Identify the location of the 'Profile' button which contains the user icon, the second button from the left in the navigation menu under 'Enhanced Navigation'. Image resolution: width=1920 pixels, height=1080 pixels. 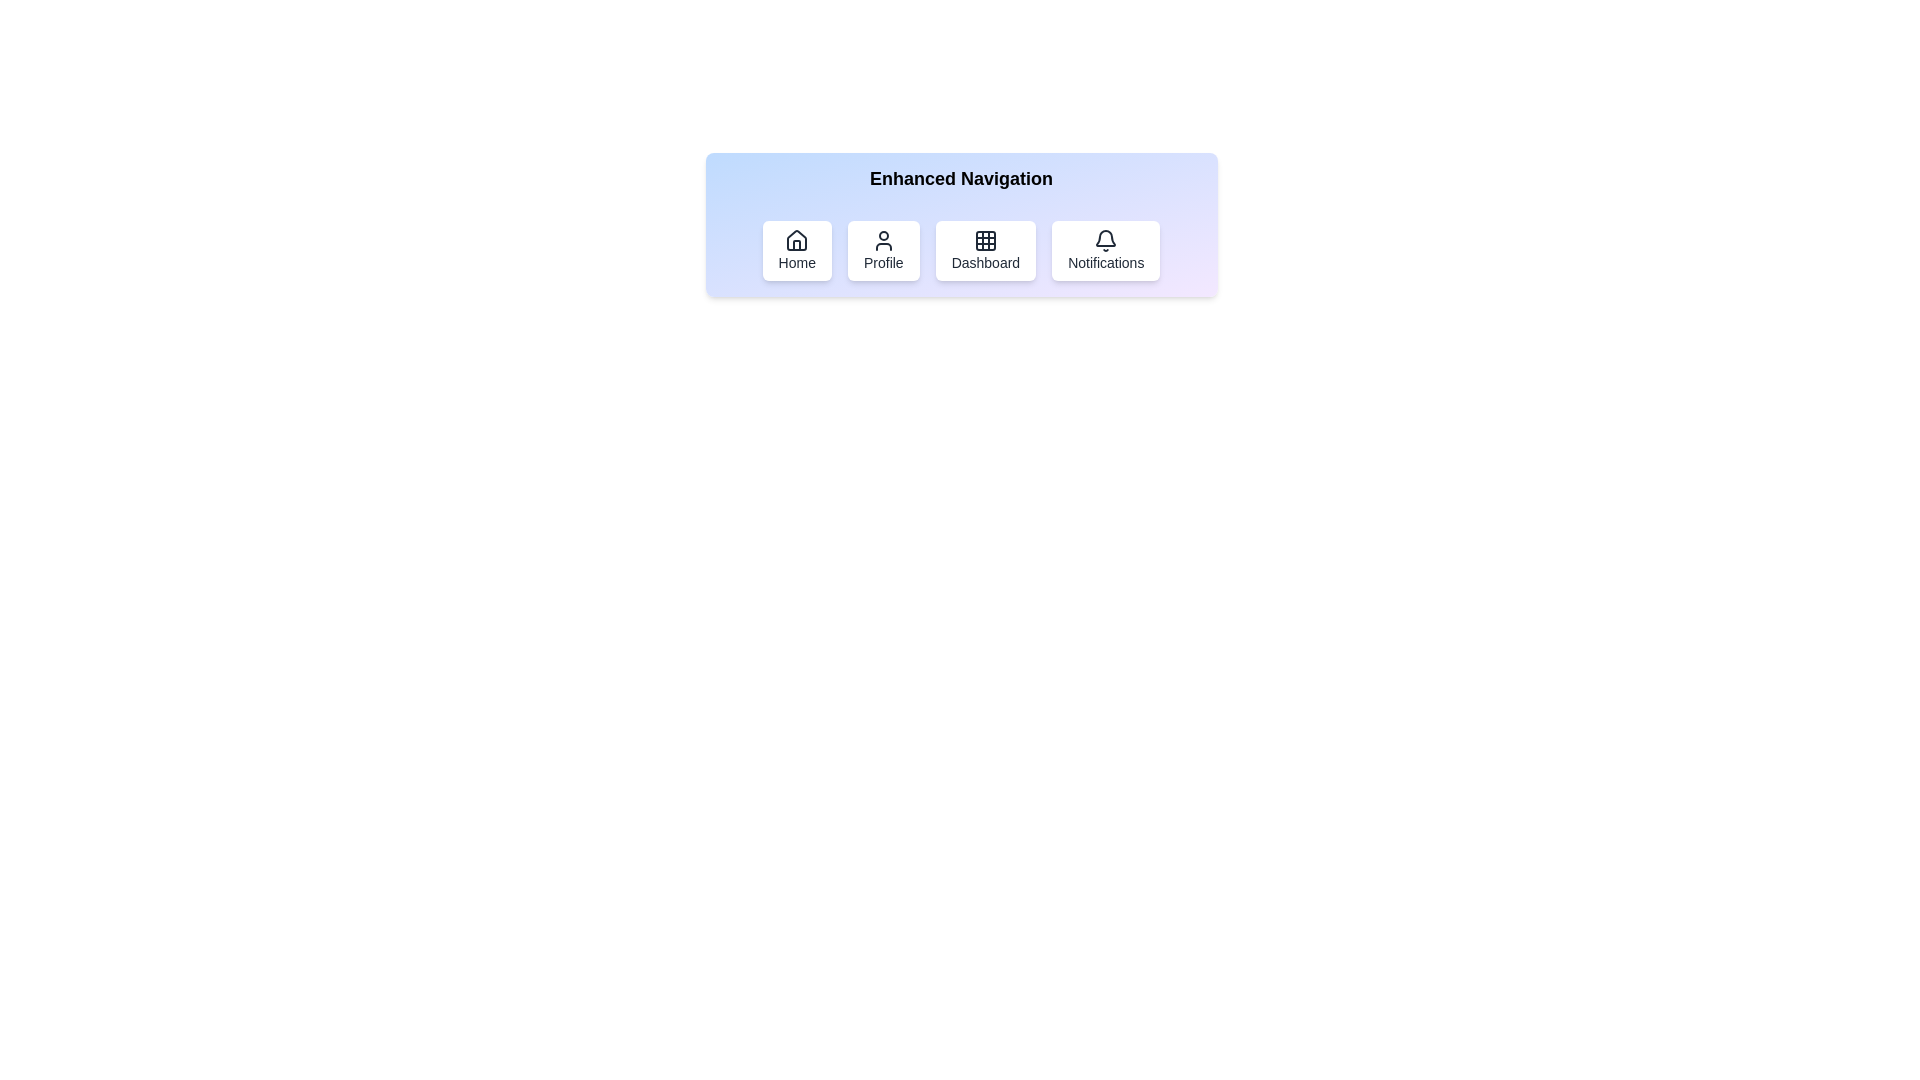
(882, 239).